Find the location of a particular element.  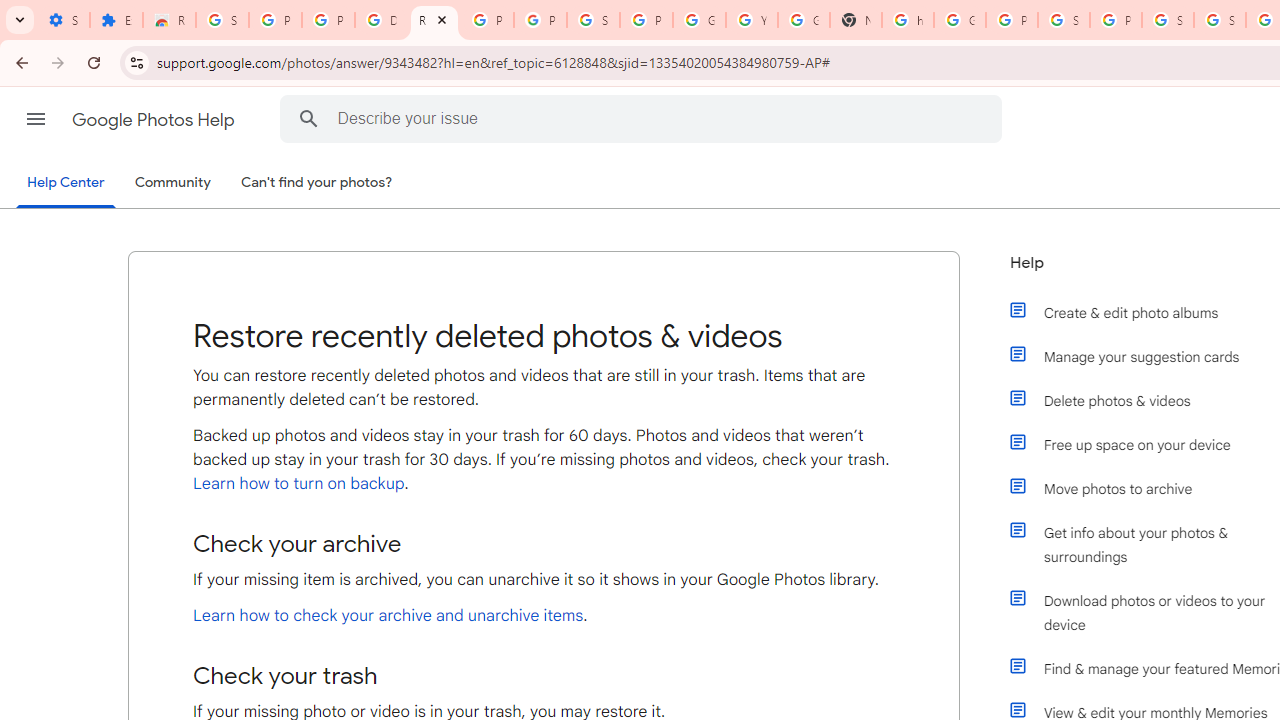

'Sign in - Google Accounts' is located at coordinates (1168, 20).